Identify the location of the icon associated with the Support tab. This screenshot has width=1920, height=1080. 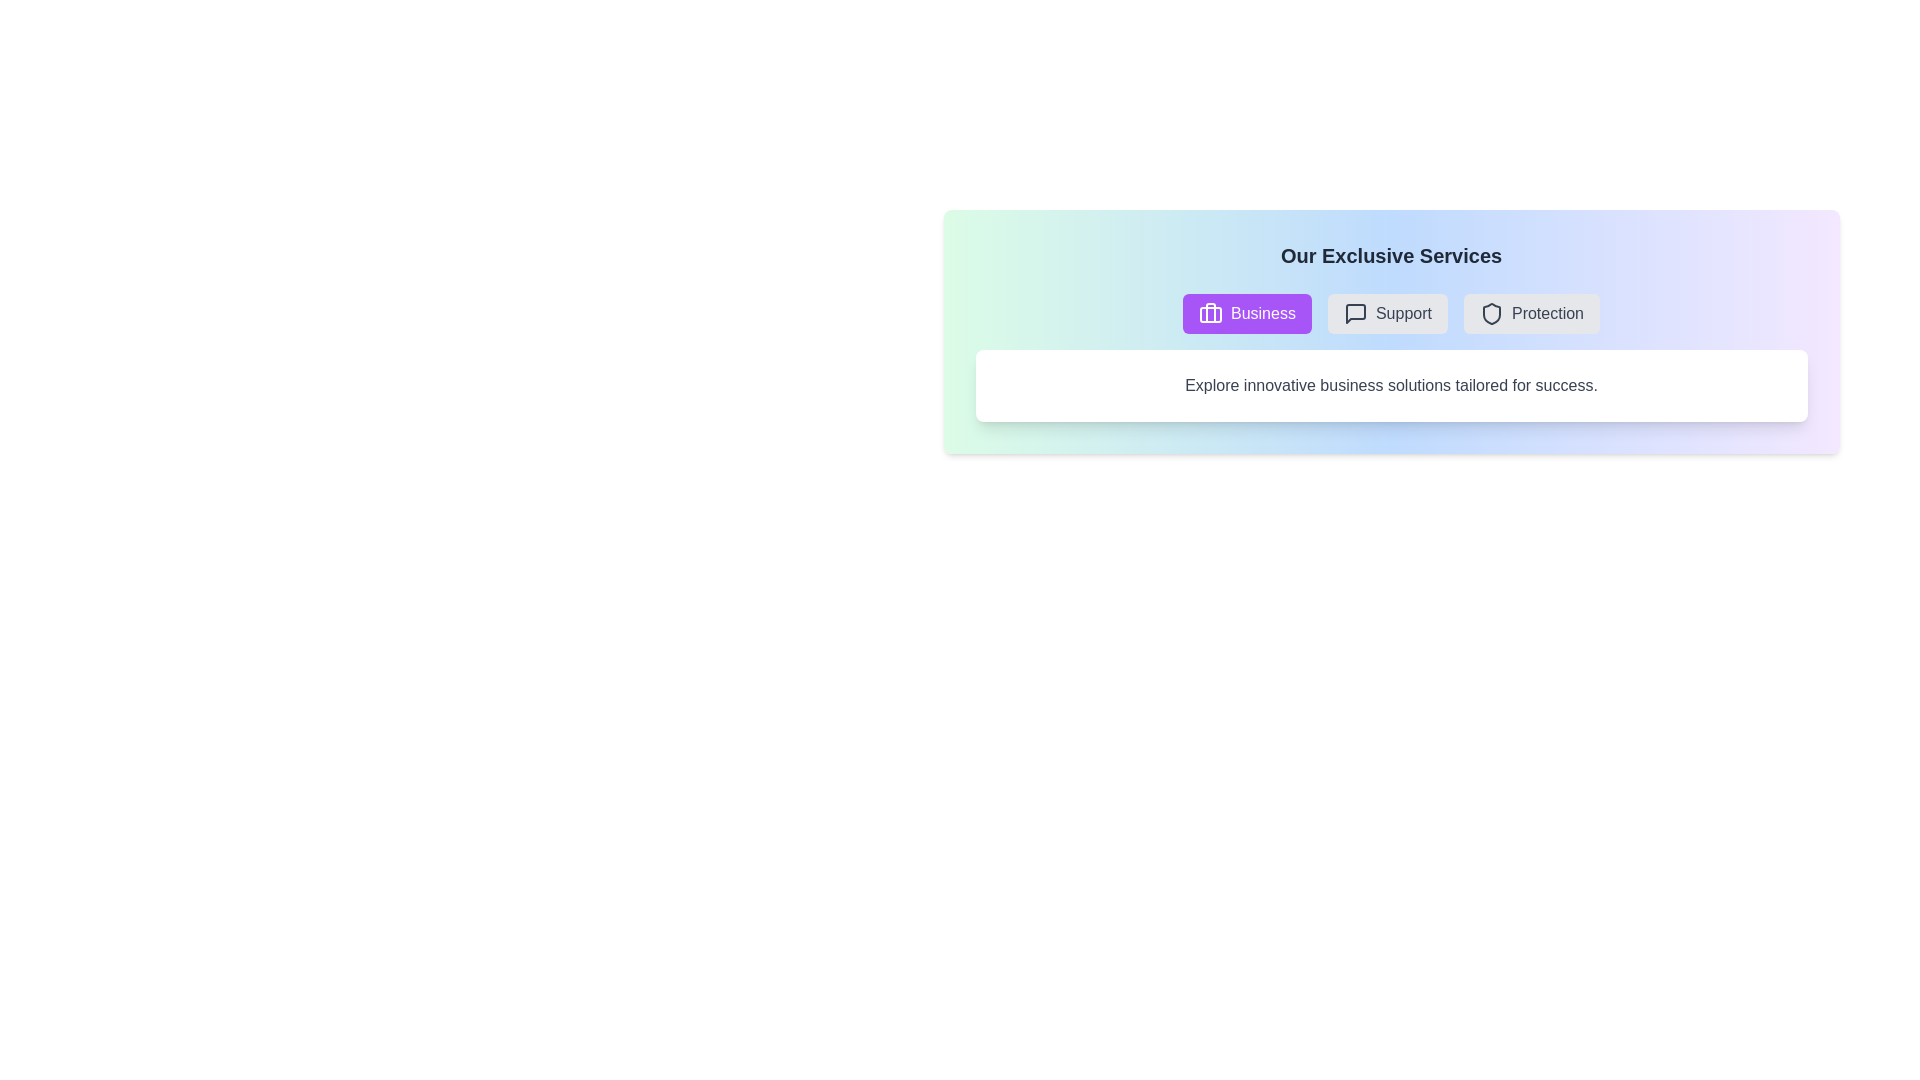
(1355, 313).